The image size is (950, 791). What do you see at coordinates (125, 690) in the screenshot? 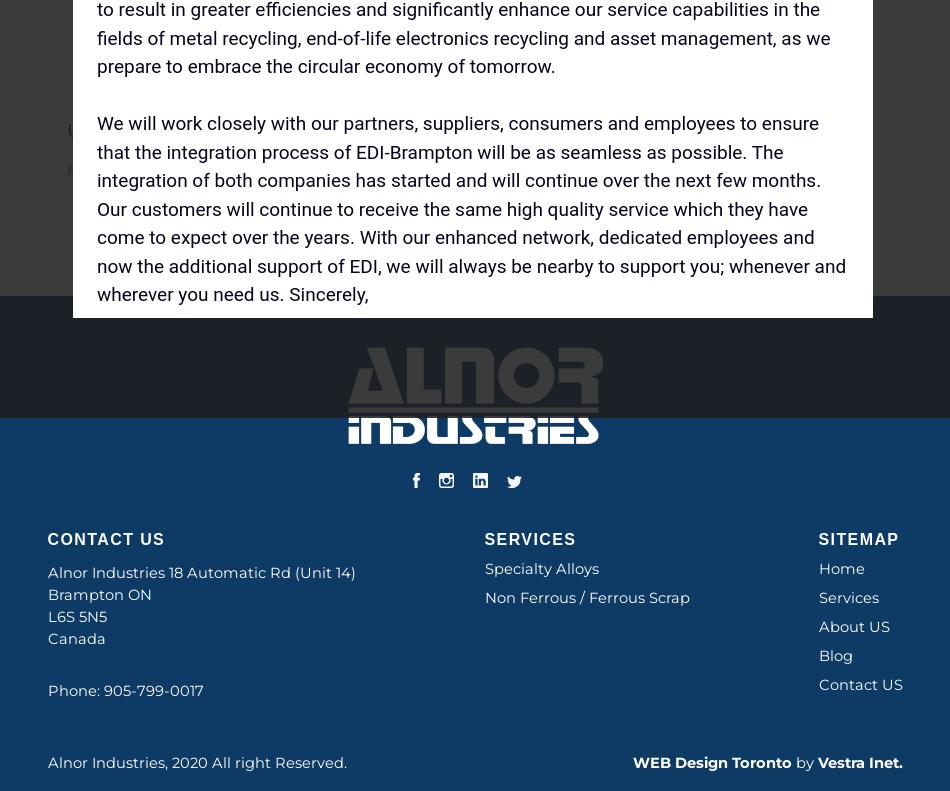
I see `'Phone: 905-799-0017'` at bounding box center [125, 690].